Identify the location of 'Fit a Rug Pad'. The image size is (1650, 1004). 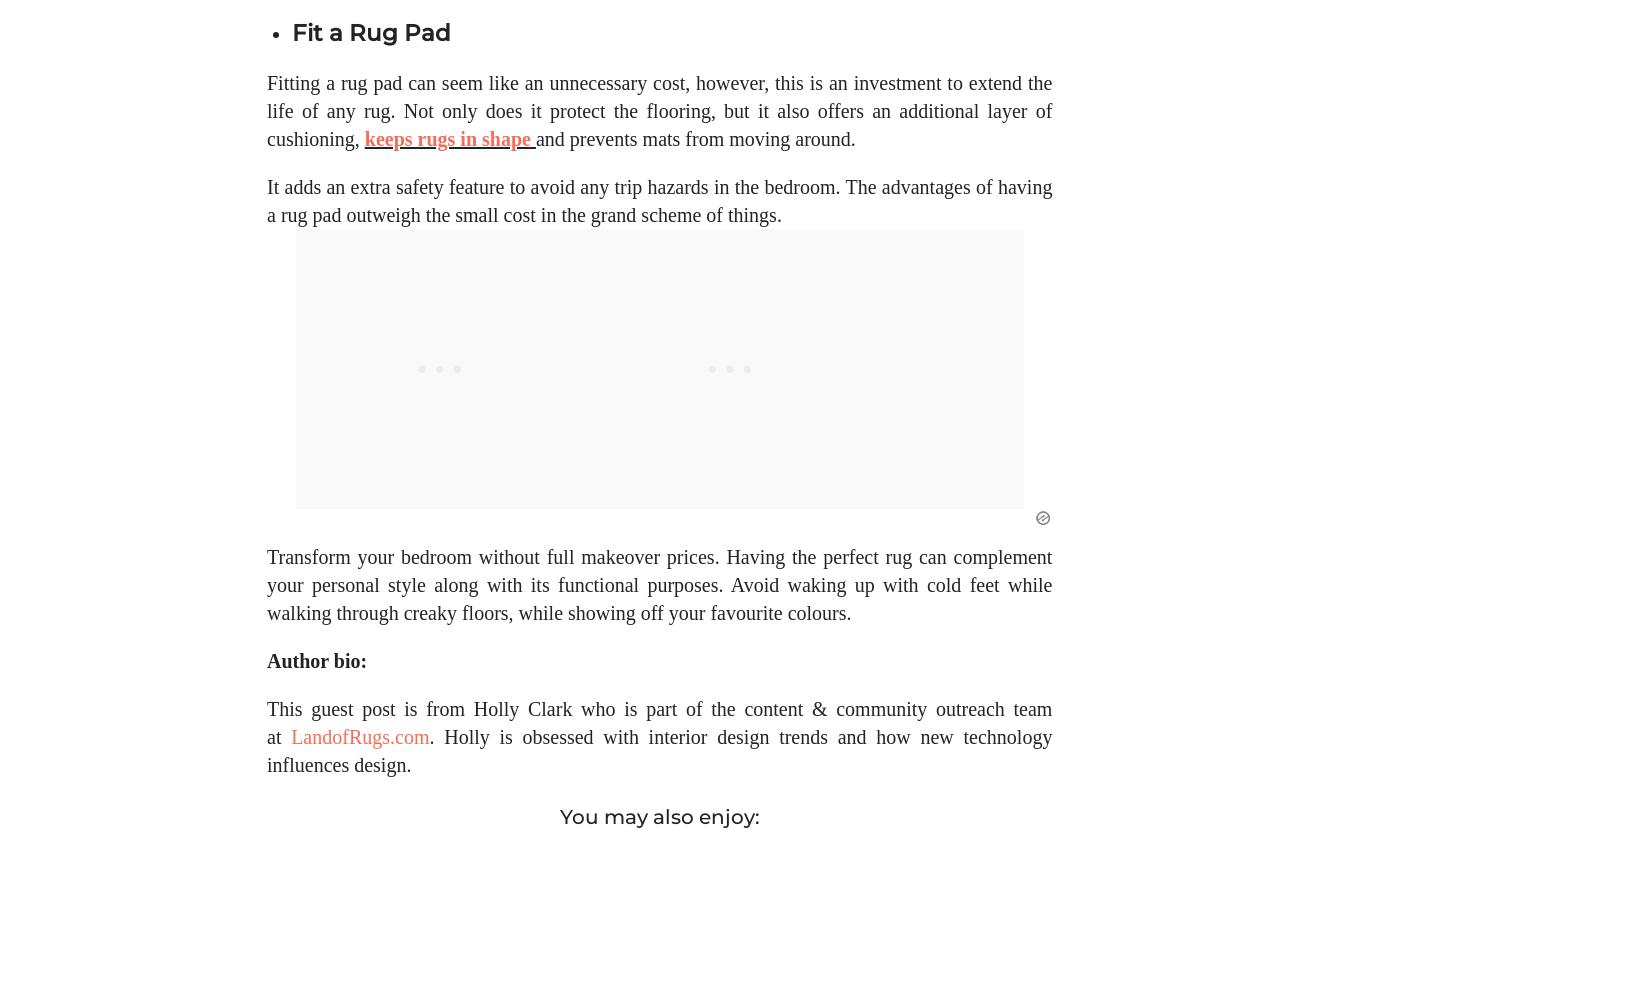
(371, 53).